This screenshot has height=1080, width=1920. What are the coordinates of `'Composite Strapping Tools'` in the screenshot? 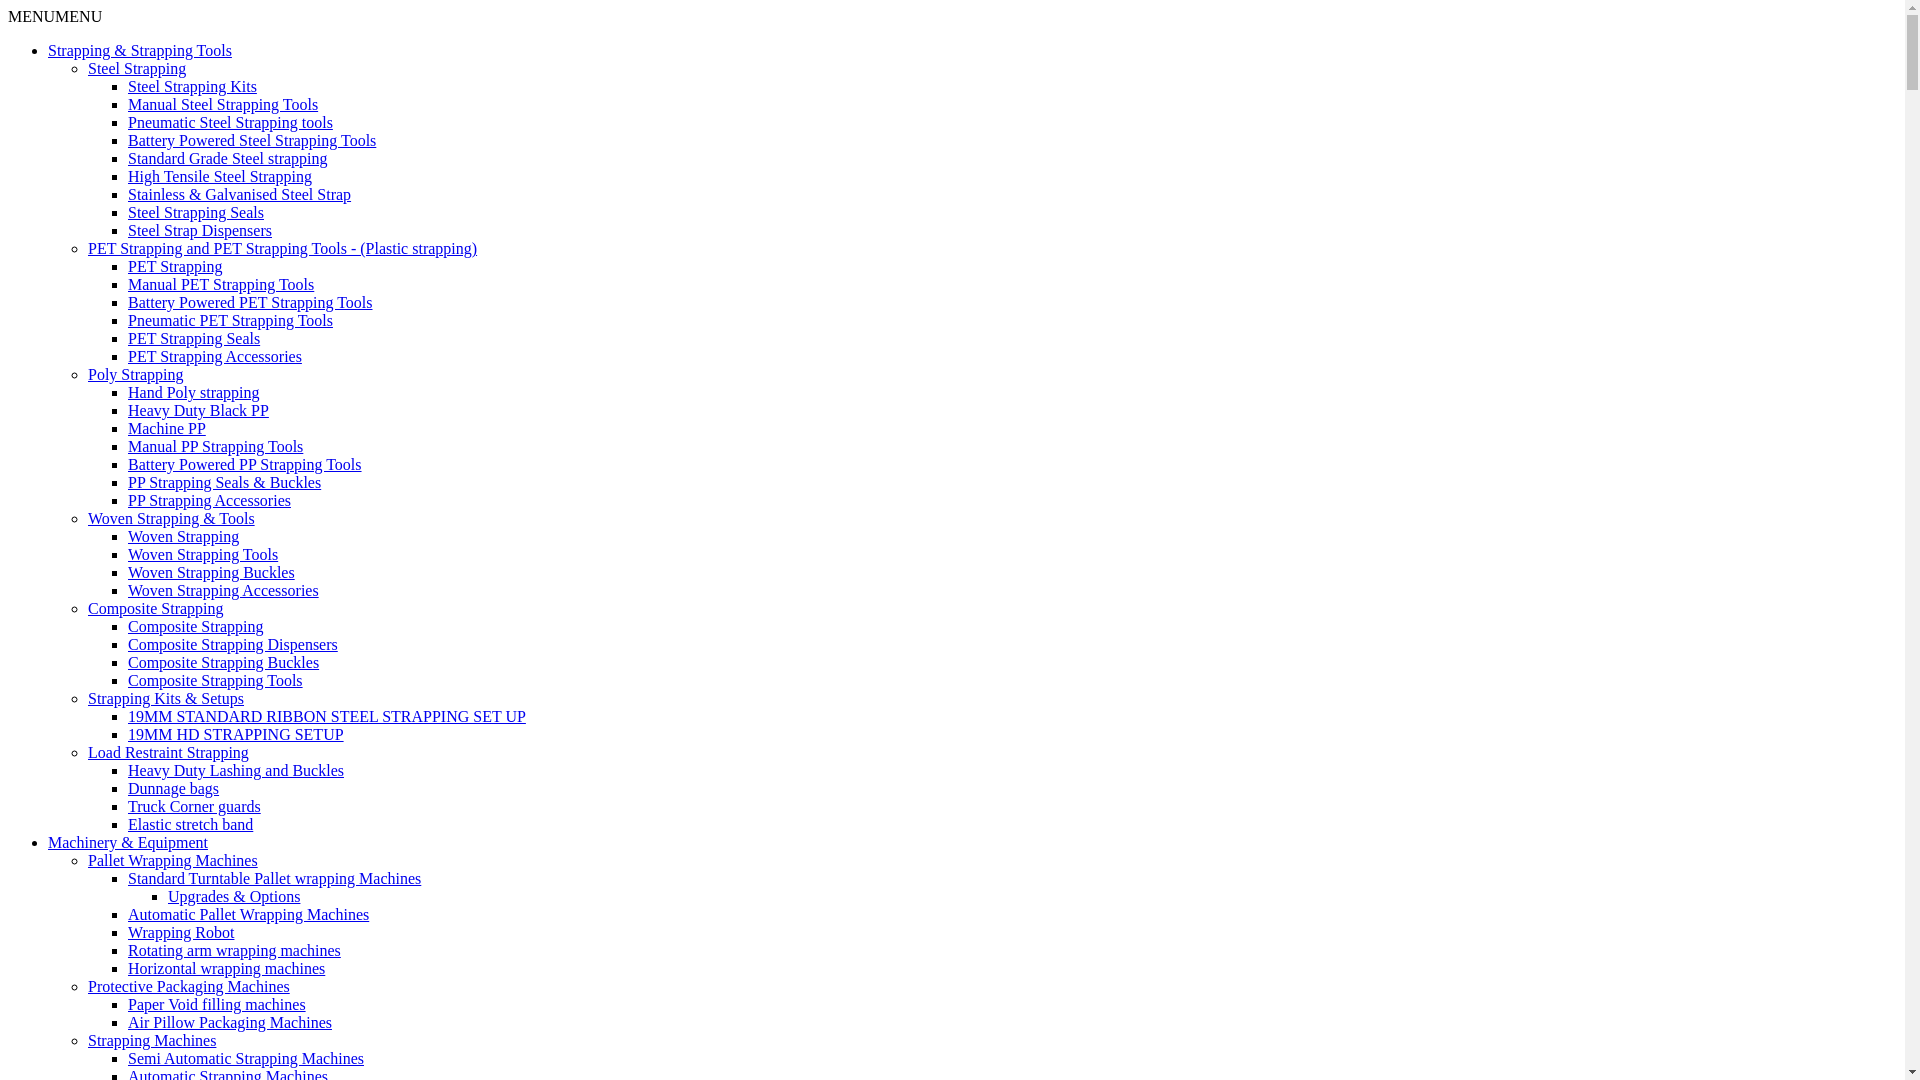 It's located at (215, 679).